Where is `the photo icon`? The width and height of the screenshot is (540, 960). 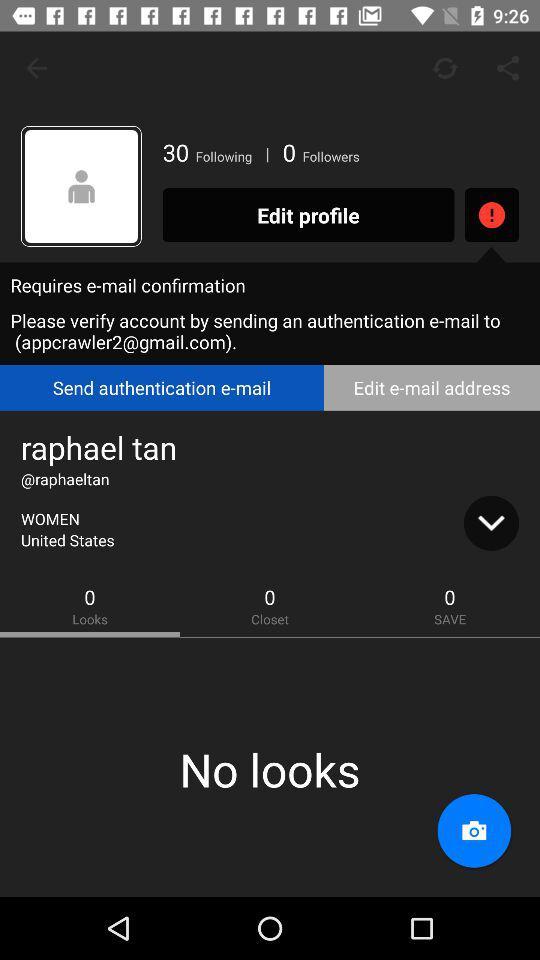 the photo icon is located at coordinates (473, 831).